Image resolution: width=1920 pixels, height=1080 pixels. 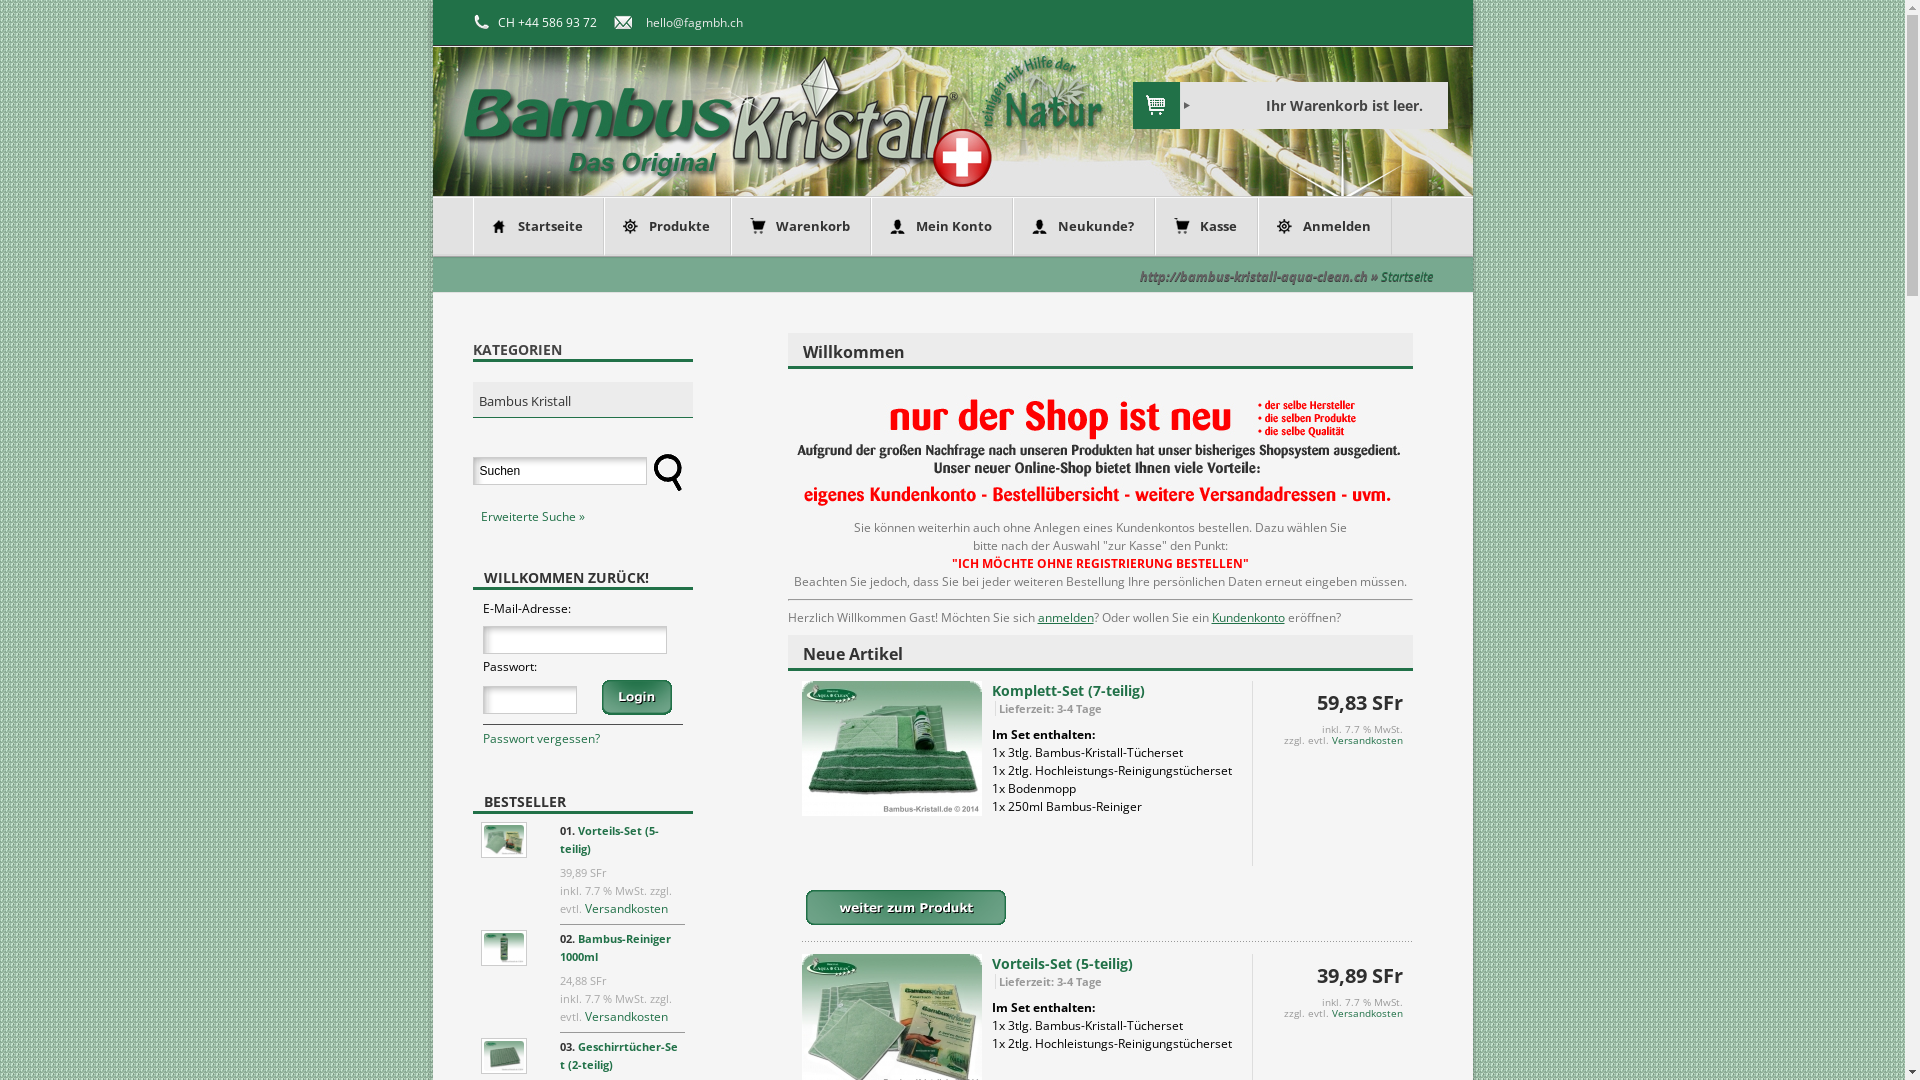 What do you see at coordinates (580, 399) in the screenshot?
I see `'Bambus Kristall'` at bounding box center [580, 399].